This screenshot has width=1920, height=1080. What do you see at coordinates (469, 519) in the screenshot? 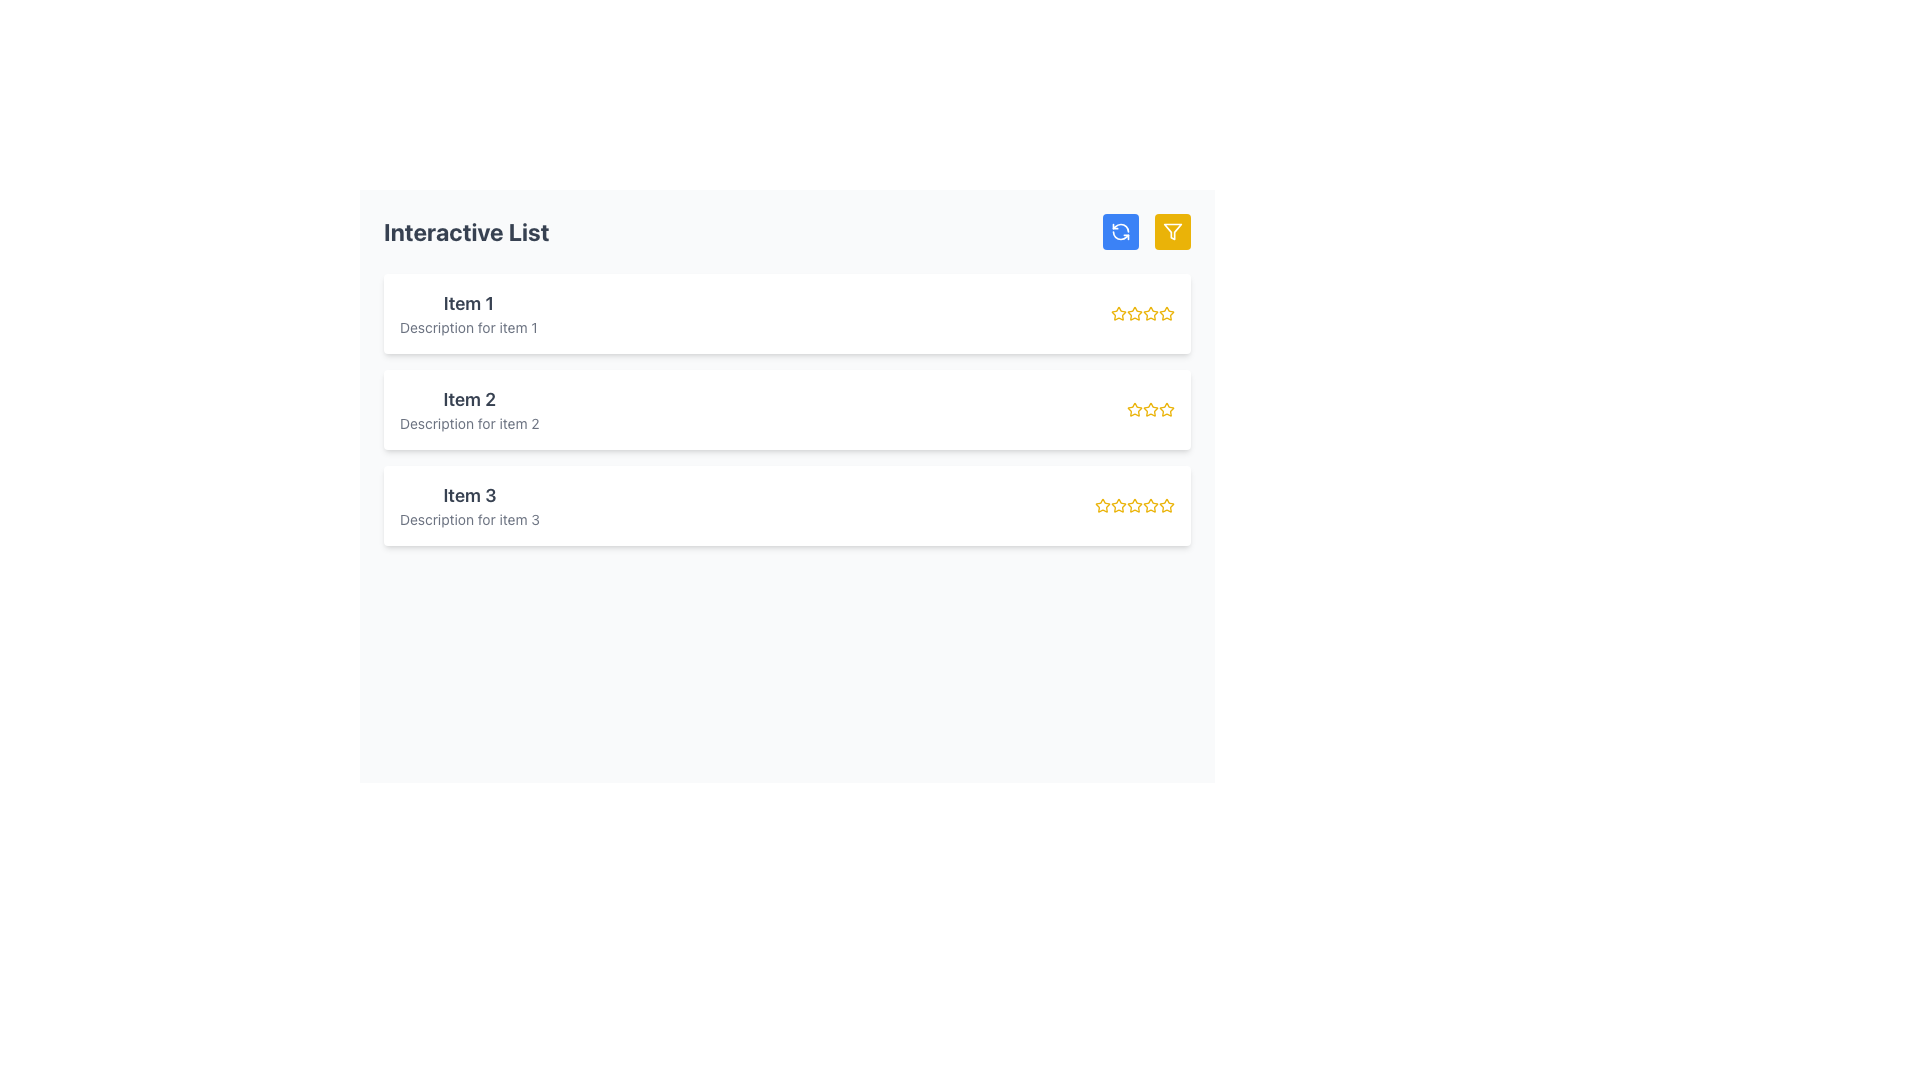
I see `the text label styled with a gray font color and small font size containing the text 'Description for item 3', located below the 'Item 3' label in a vertical layout within the third item of a structured list` at bounding box center [469, 519].